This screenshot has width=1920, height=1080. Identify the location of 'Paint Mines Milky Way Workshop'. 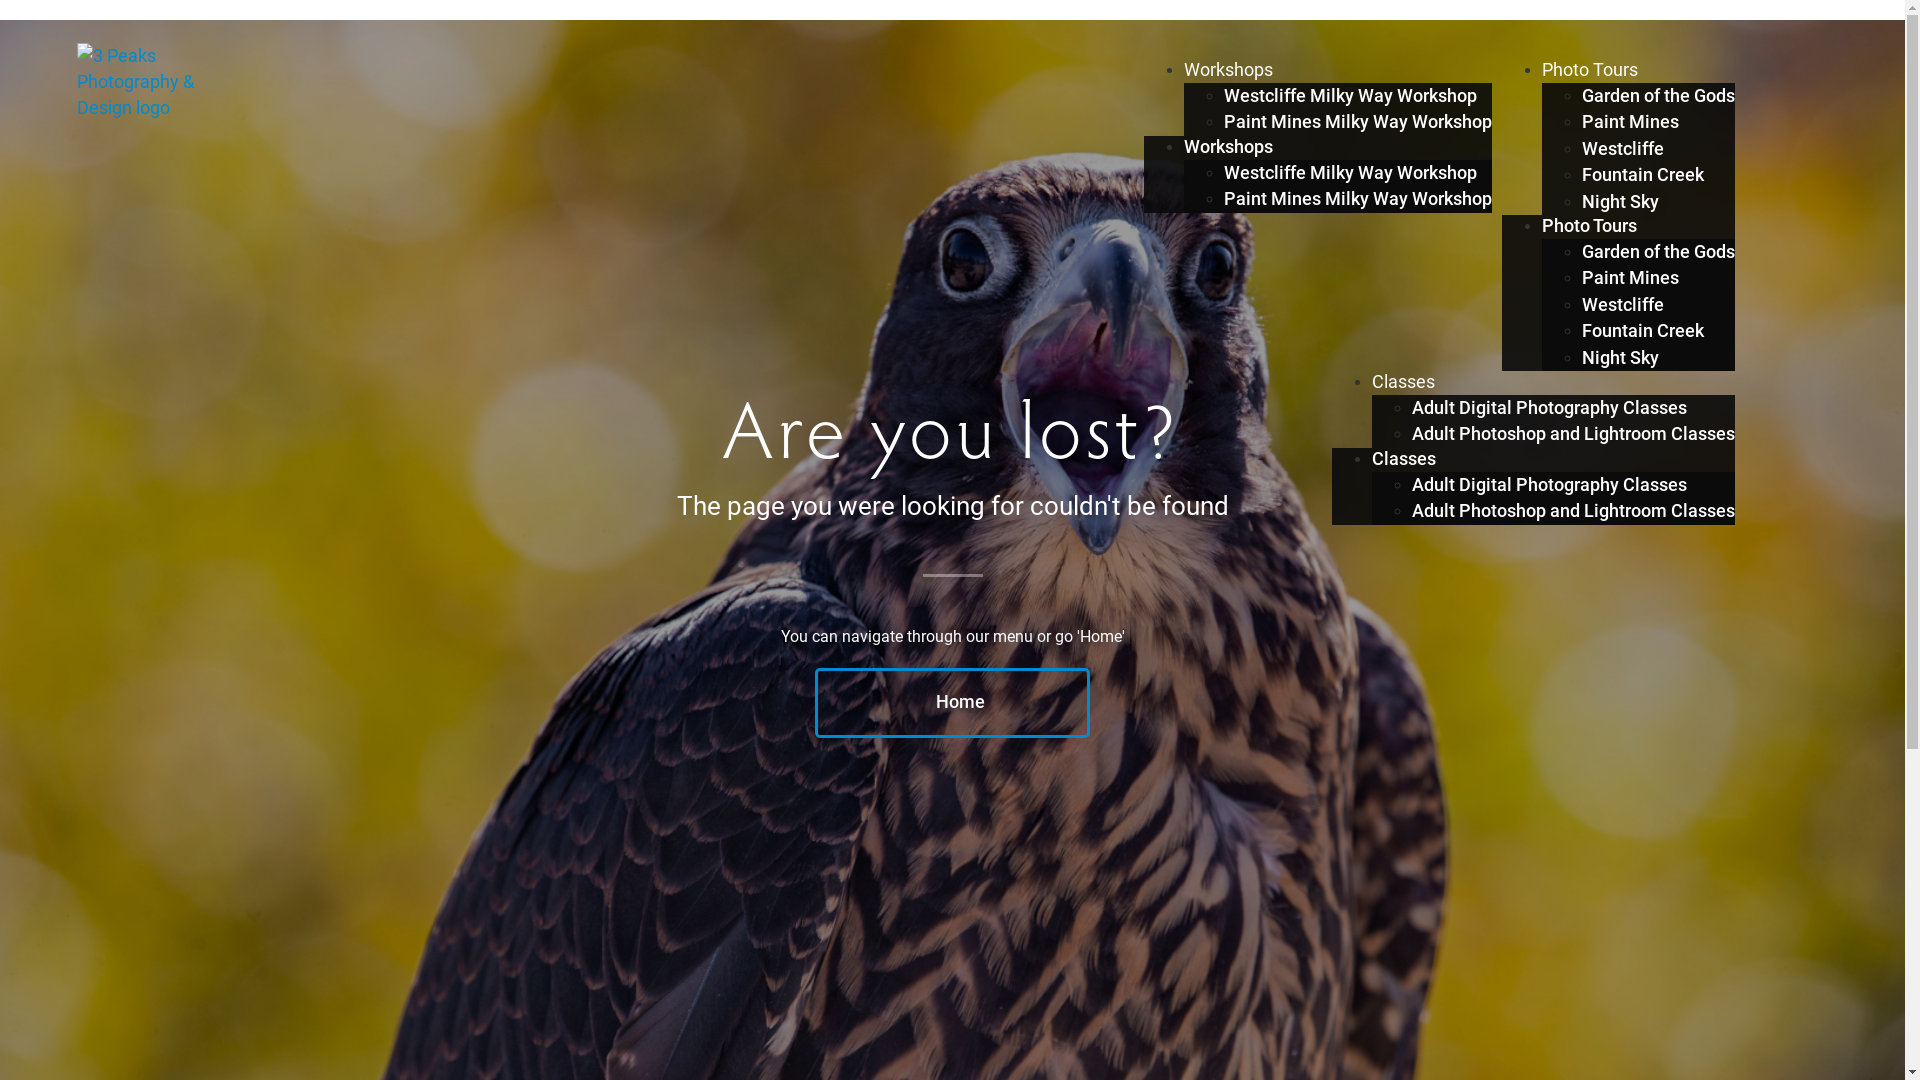
(1358, 122).